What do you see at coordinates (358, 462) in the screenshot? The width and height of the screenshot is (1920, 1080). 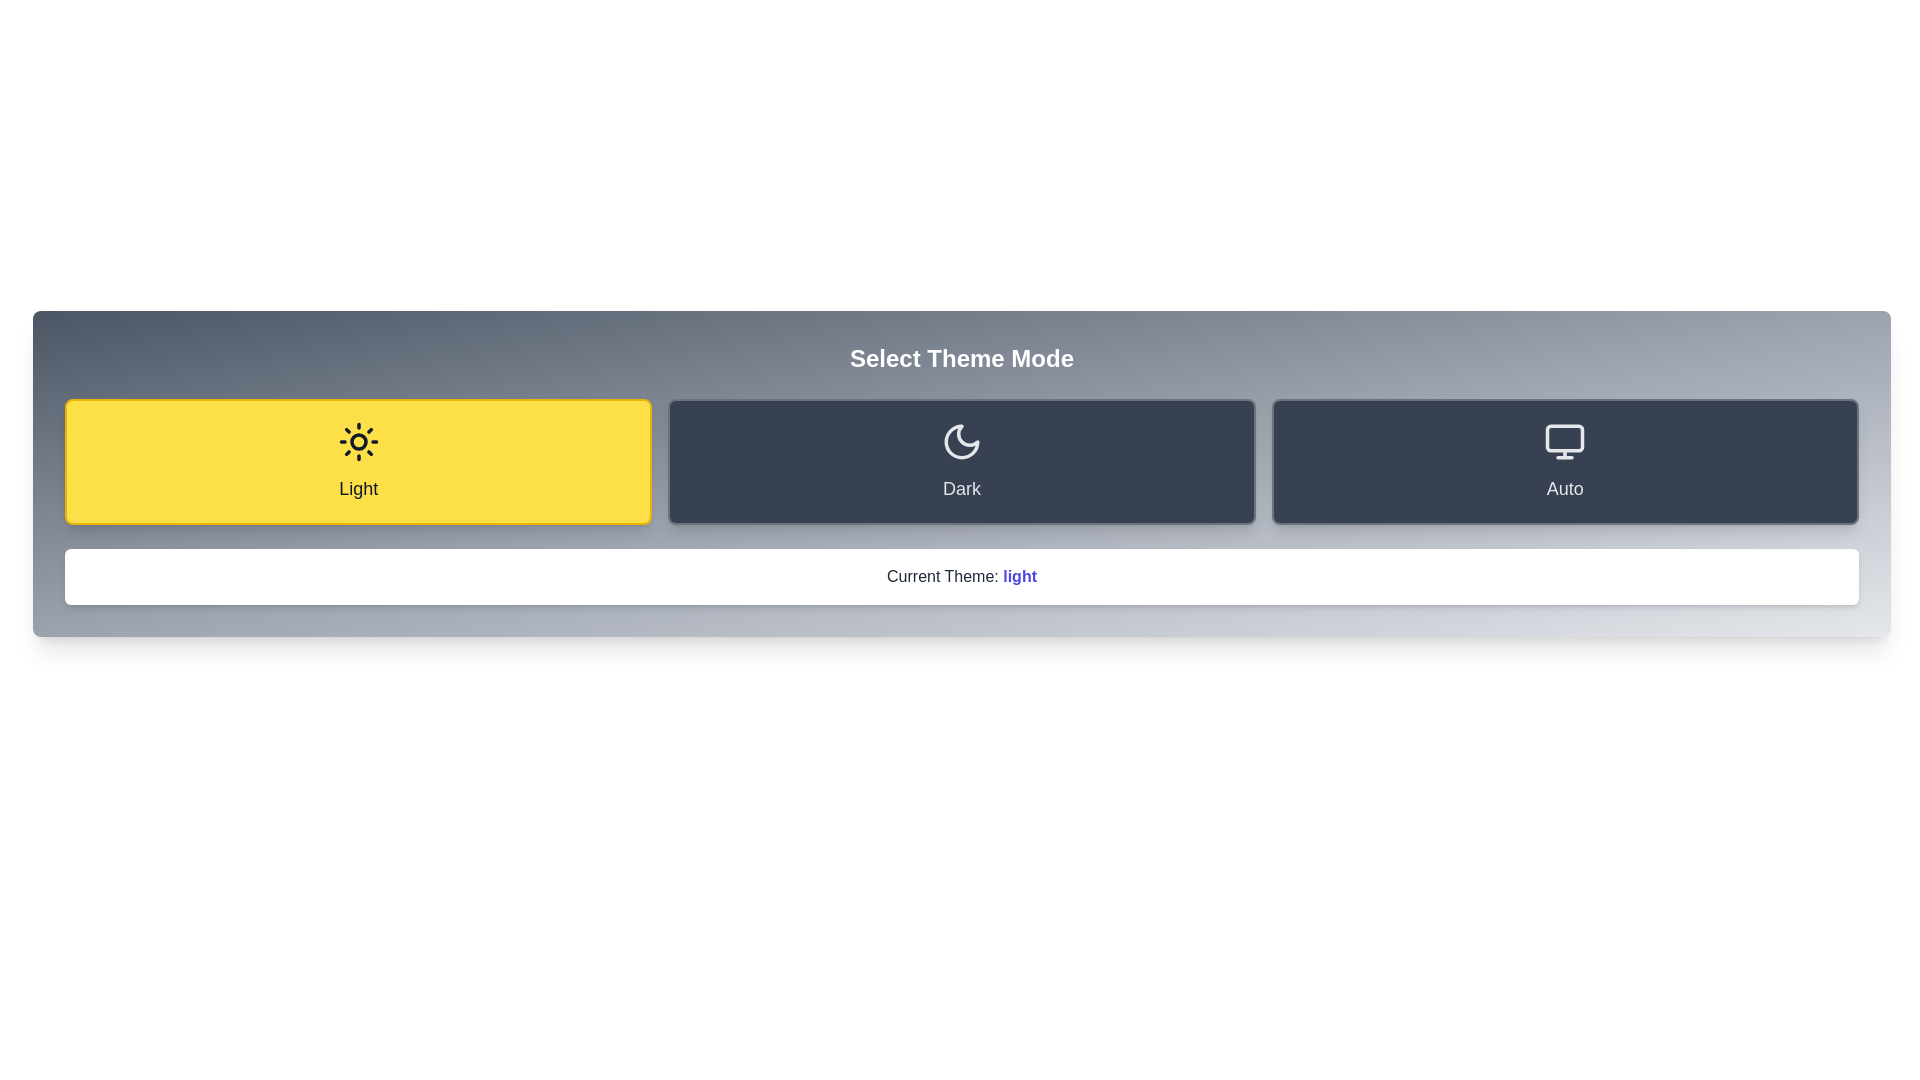 I see `the leftmost button in the theme selection grid to choose the 'Light' theme mode` at bounding box center [358, 462].